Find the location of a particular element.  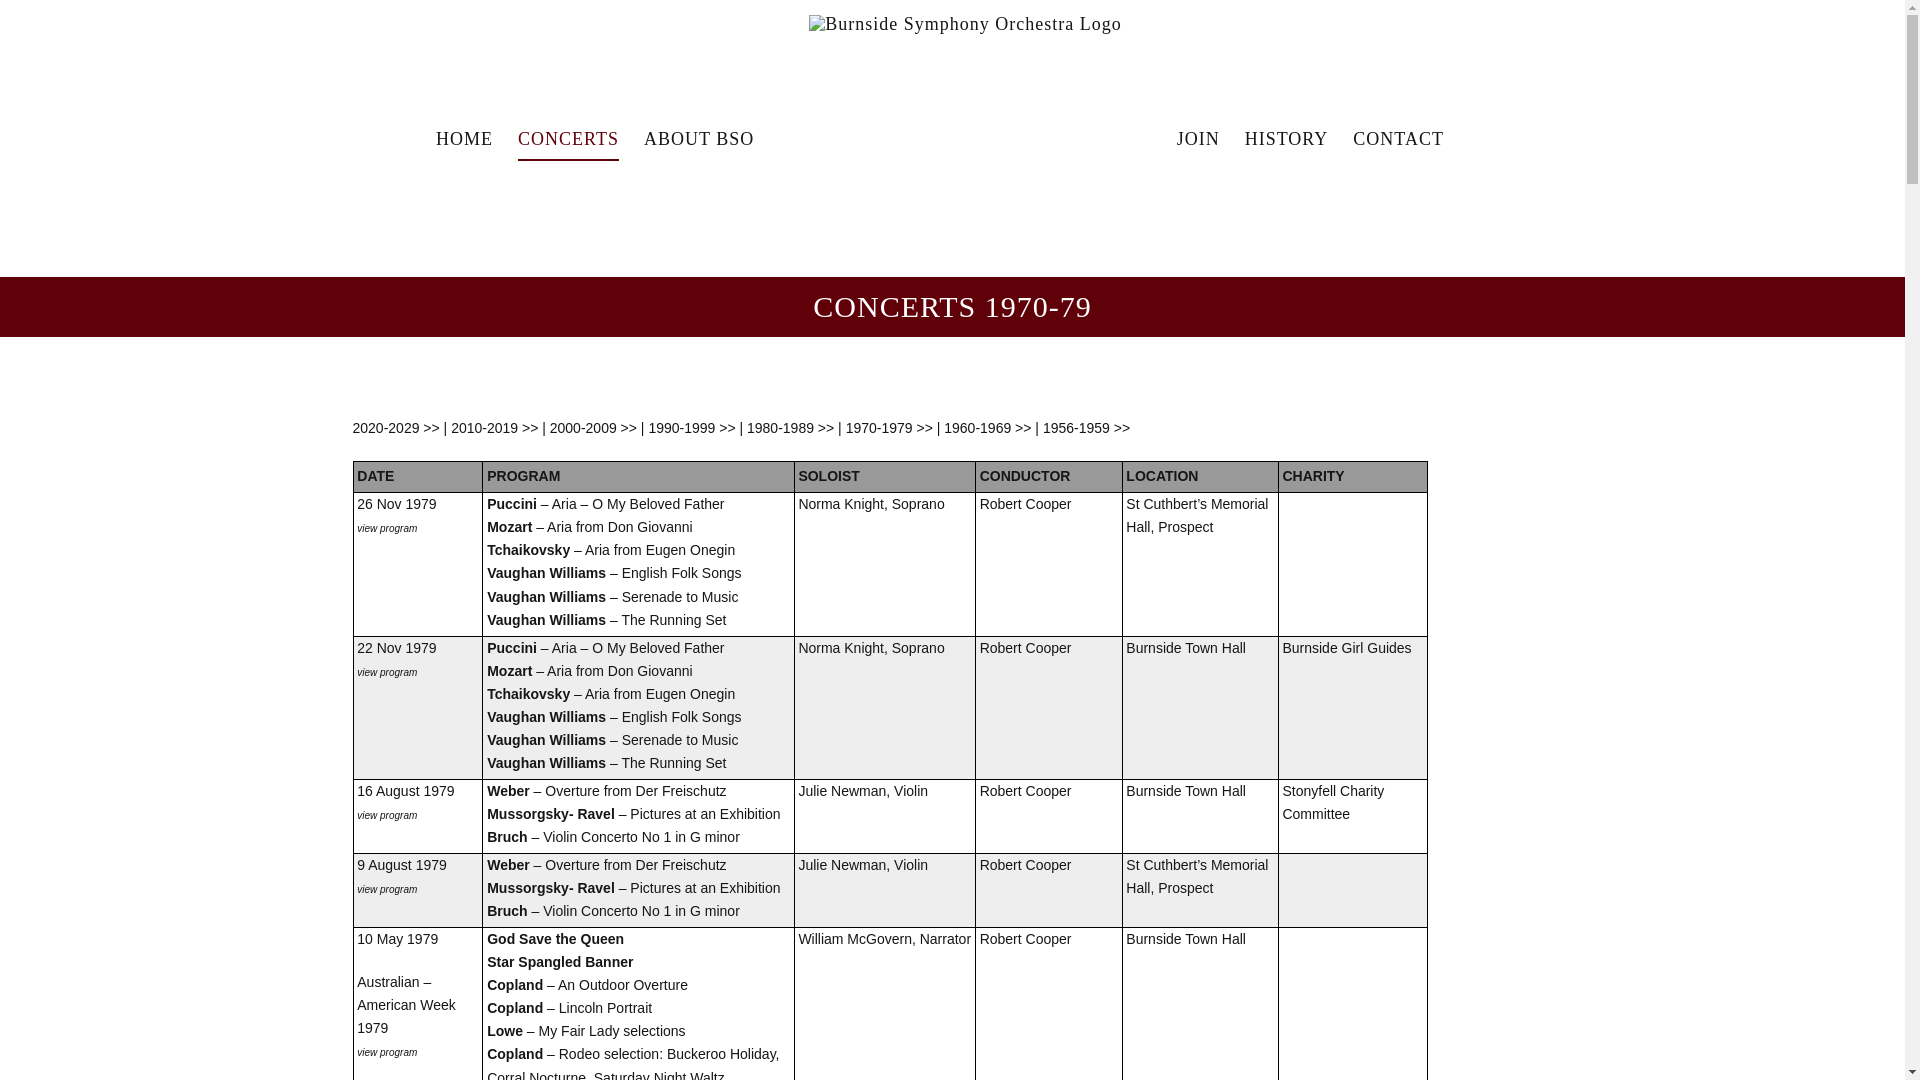

'view program' is located at coordinates (387, 886).